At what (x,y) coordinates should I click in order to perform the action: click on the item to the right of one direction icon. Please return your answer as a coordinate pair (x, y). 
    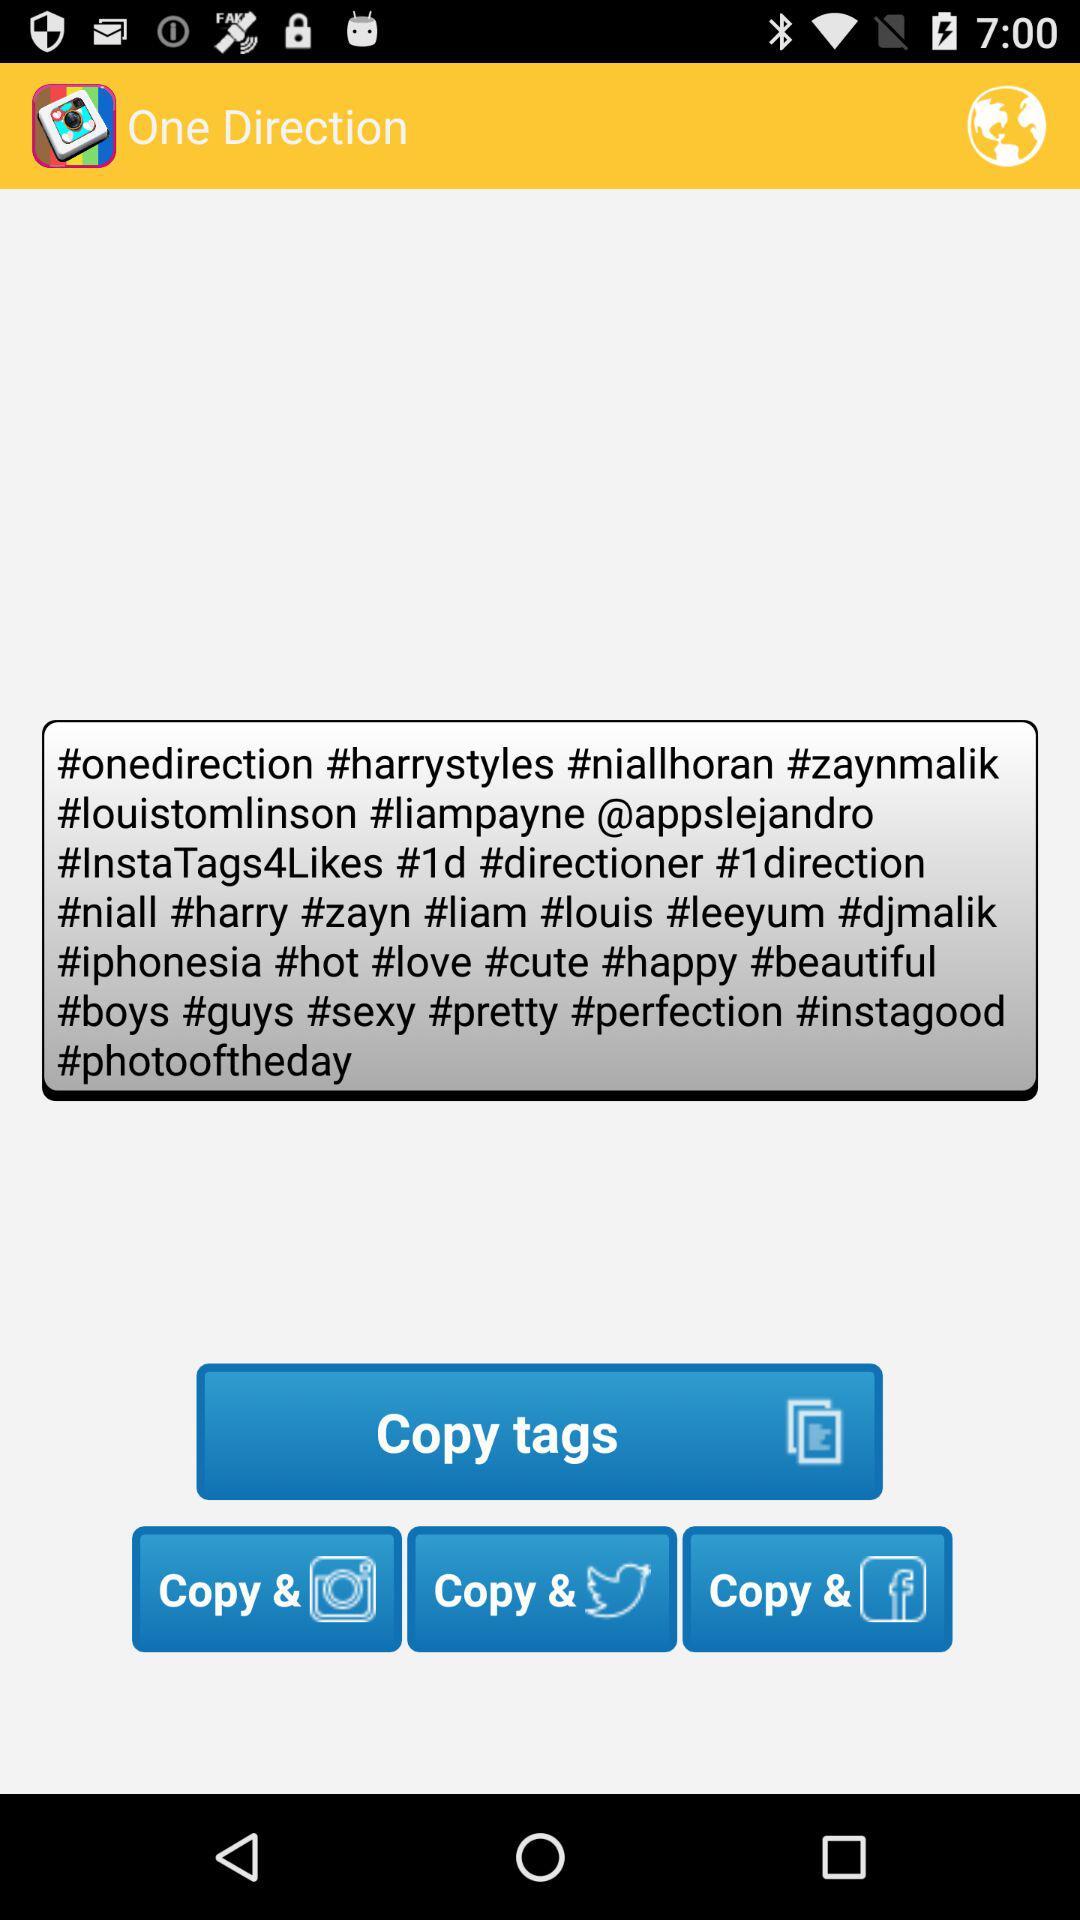
    Looking at the image, I should click on (1006, 124).